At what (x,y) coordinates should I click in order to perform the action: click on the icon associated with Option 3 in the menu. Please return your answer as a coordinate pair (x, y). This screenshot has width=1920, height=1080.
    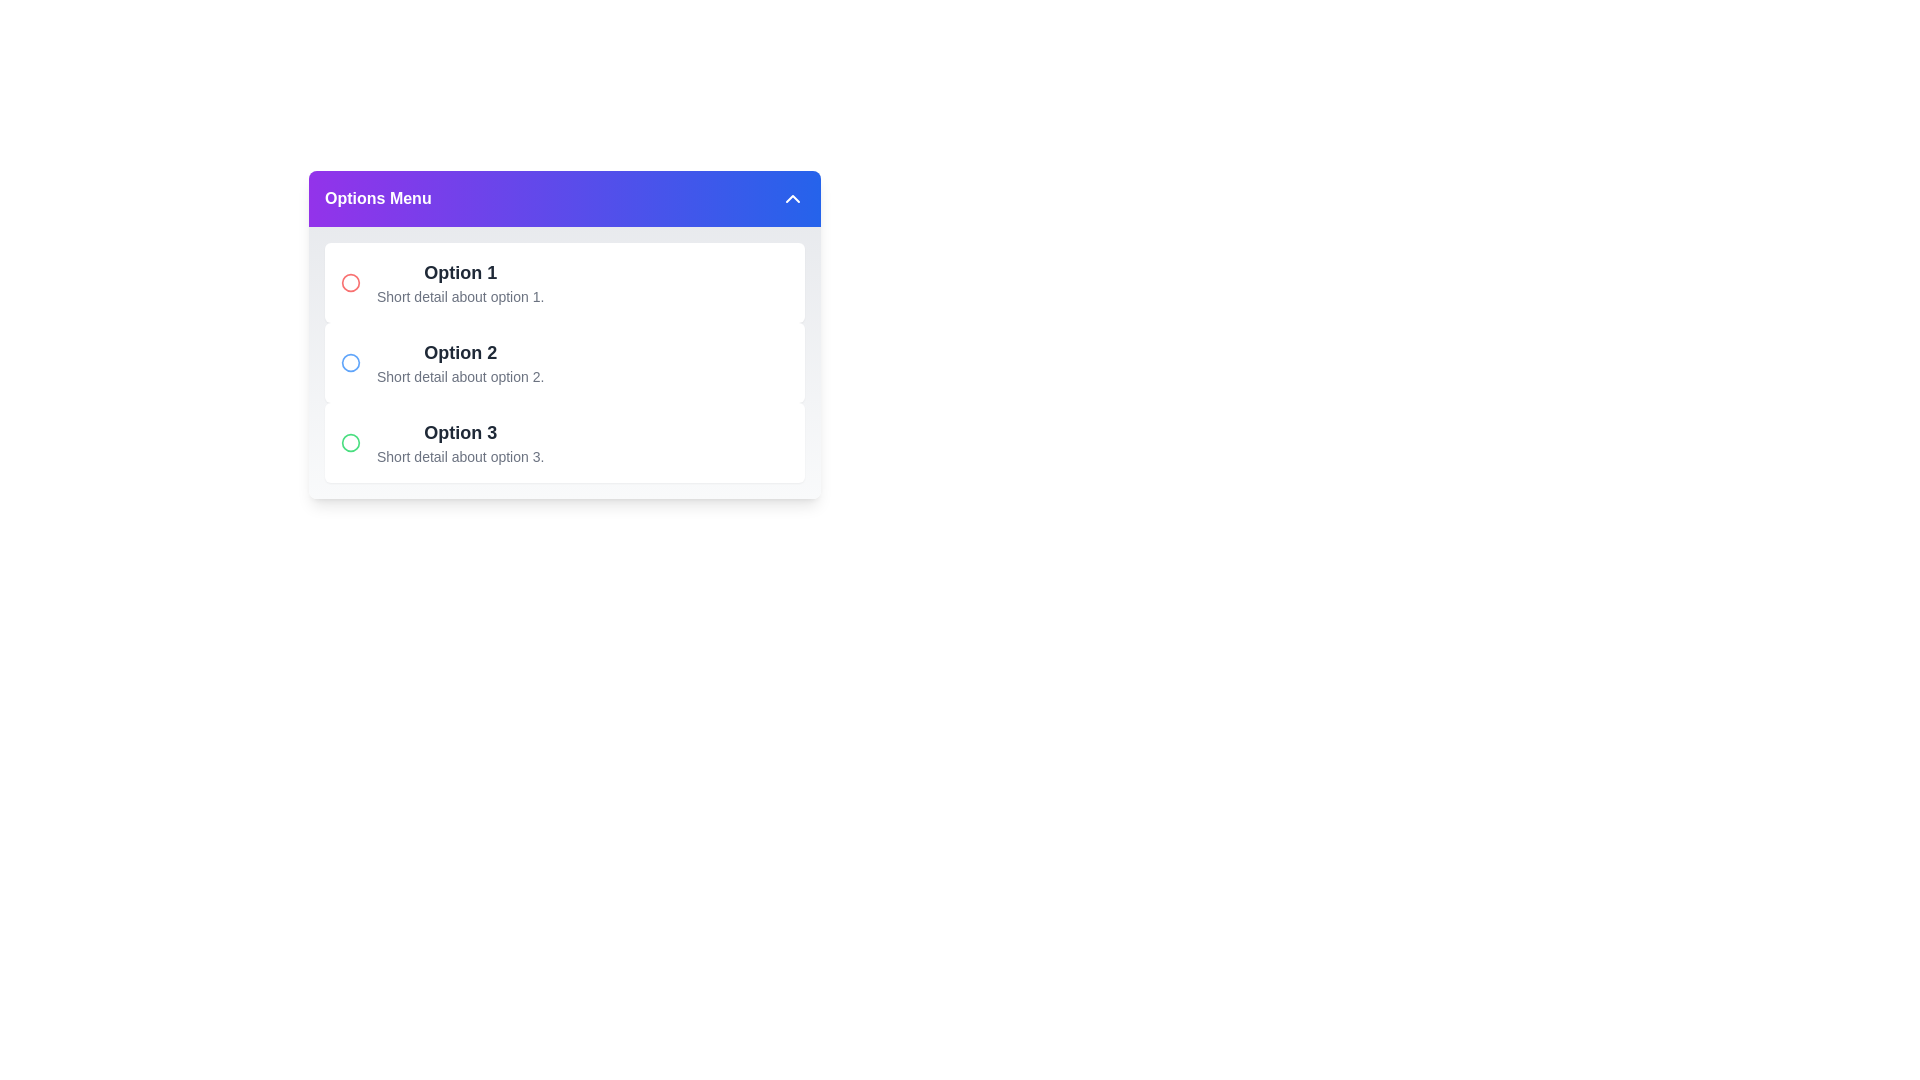
    Looking at the image, I should click on (350, 442).